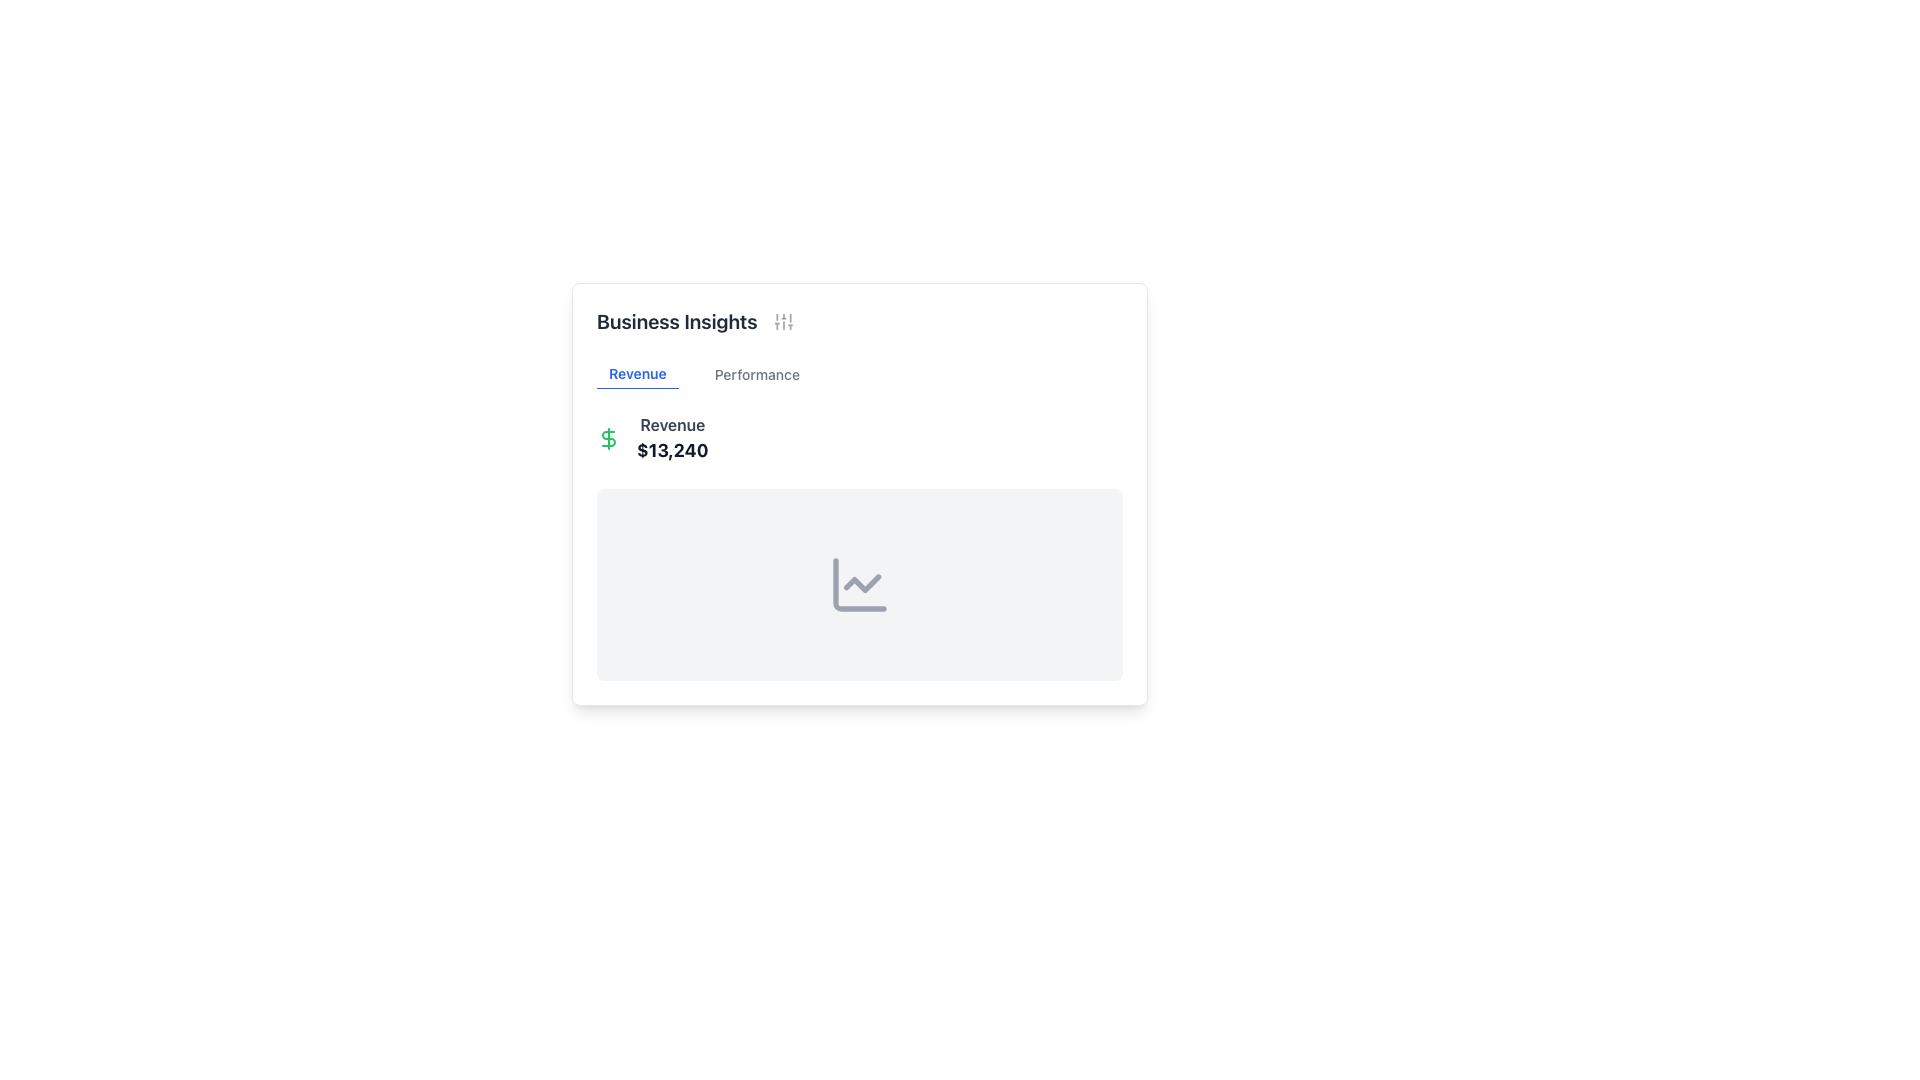  What do you see at coordinates (672, 438) in the screenshot?
I see `the non-interactive Text Display element that shows 'Revenue' and '$13,240' for revenue information` at bounding box center [672, 438].